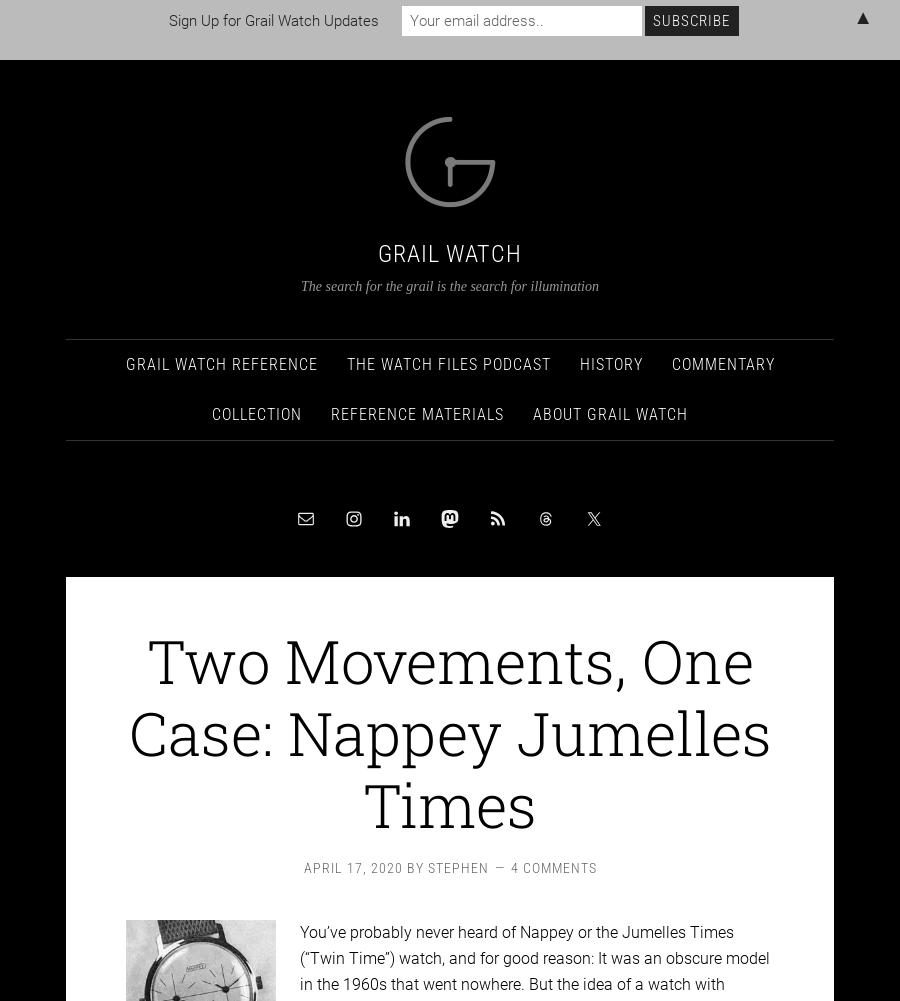 Image resolution: width=900 pixels, height=1001 pixels. I want to click on 'Mastodon', so click(0, 55).